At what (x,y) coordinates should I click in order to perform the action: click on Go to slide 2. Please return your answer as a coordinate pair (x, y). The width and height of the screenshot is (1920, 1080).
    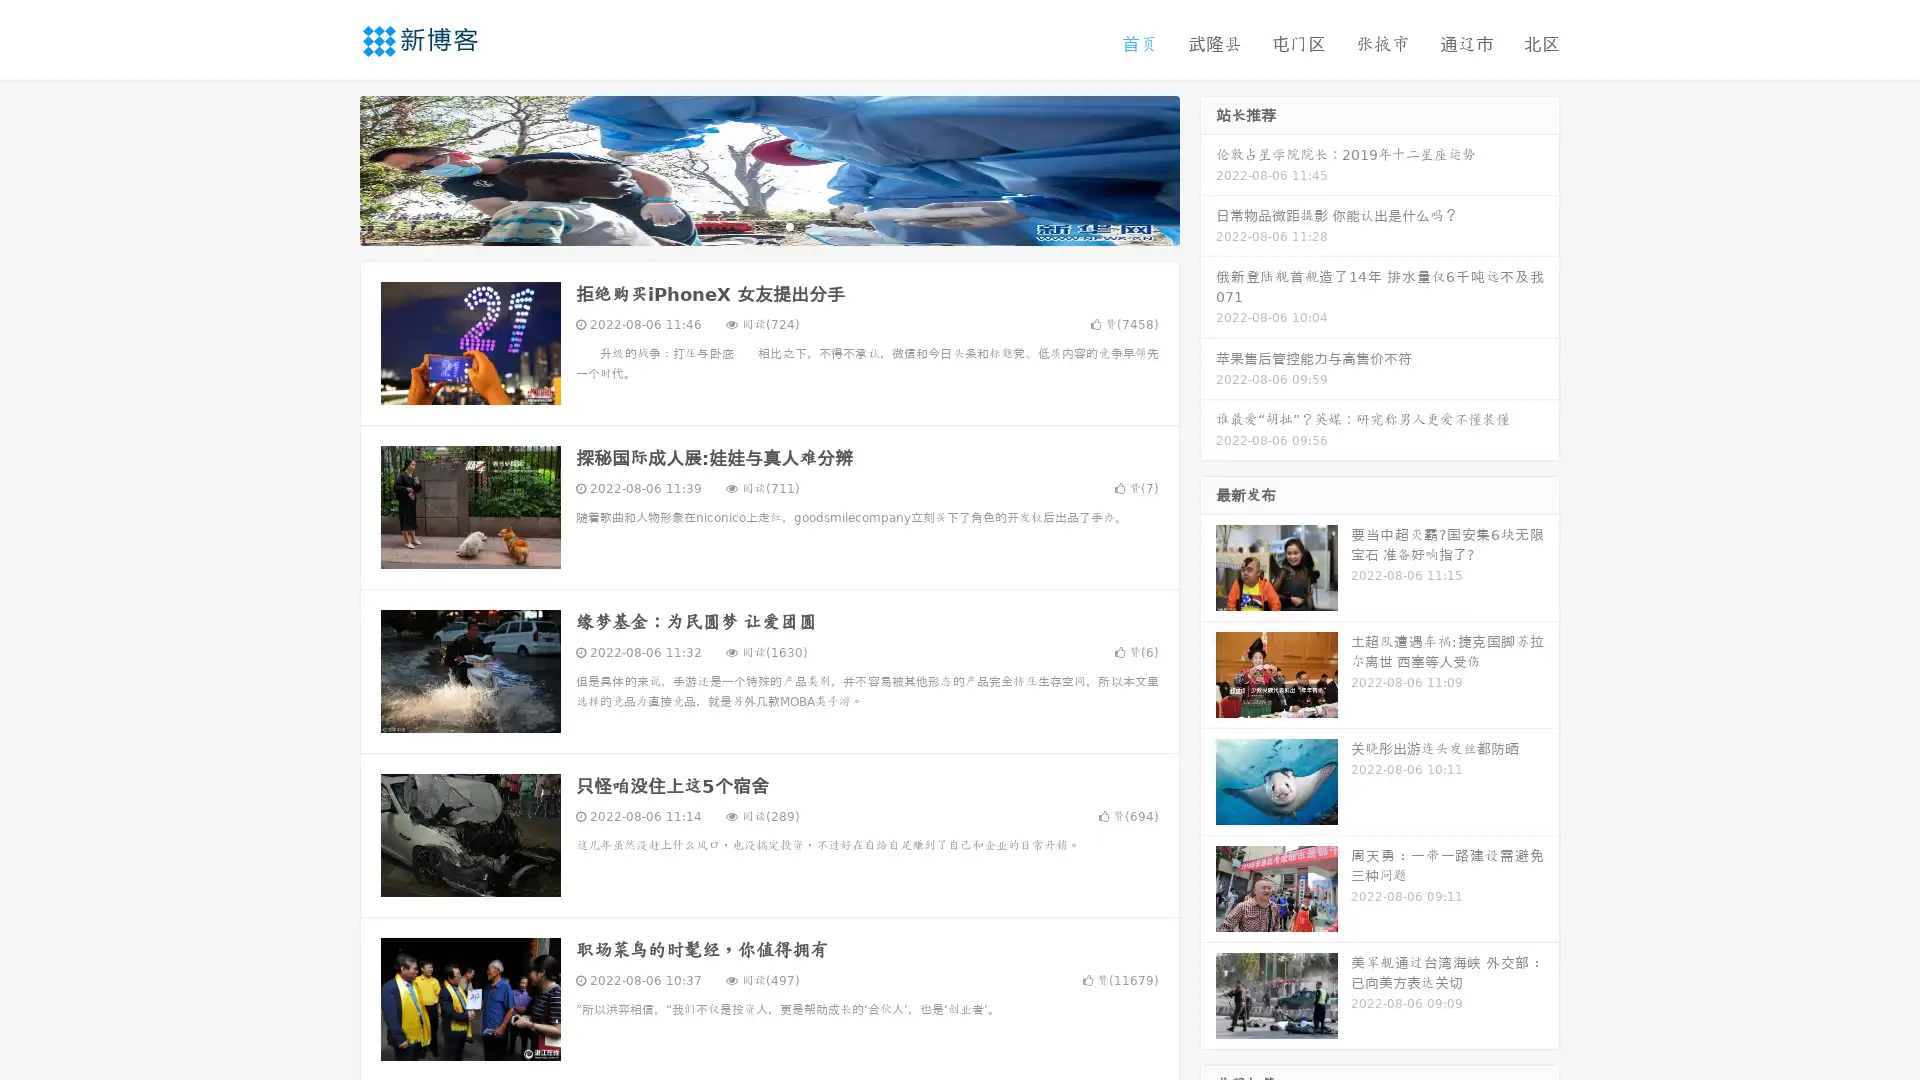
    Looking at the image, I should click on (768, 225).